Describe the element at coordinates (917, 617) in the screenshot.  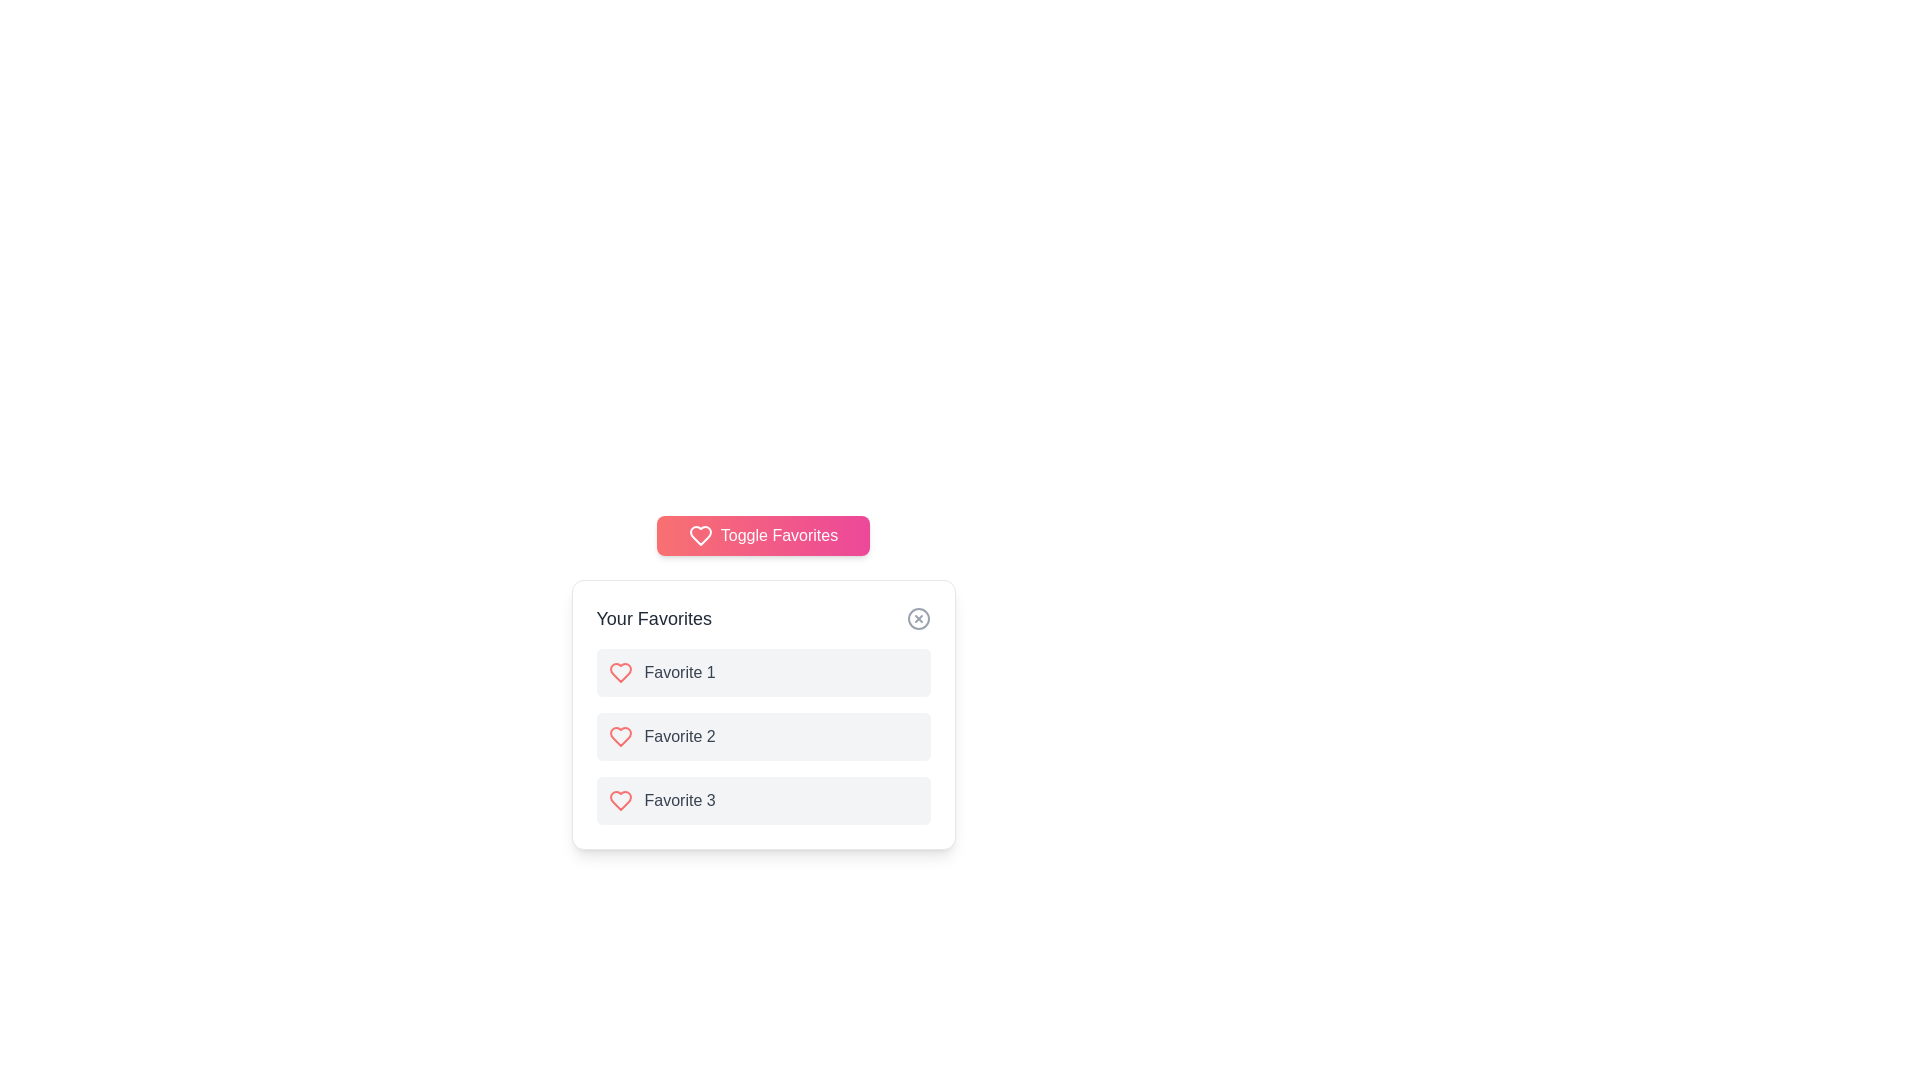
I see `the decorative circular element of the close-button icon located in the top-right corner of the favorites list to trigger the close action` at that location.